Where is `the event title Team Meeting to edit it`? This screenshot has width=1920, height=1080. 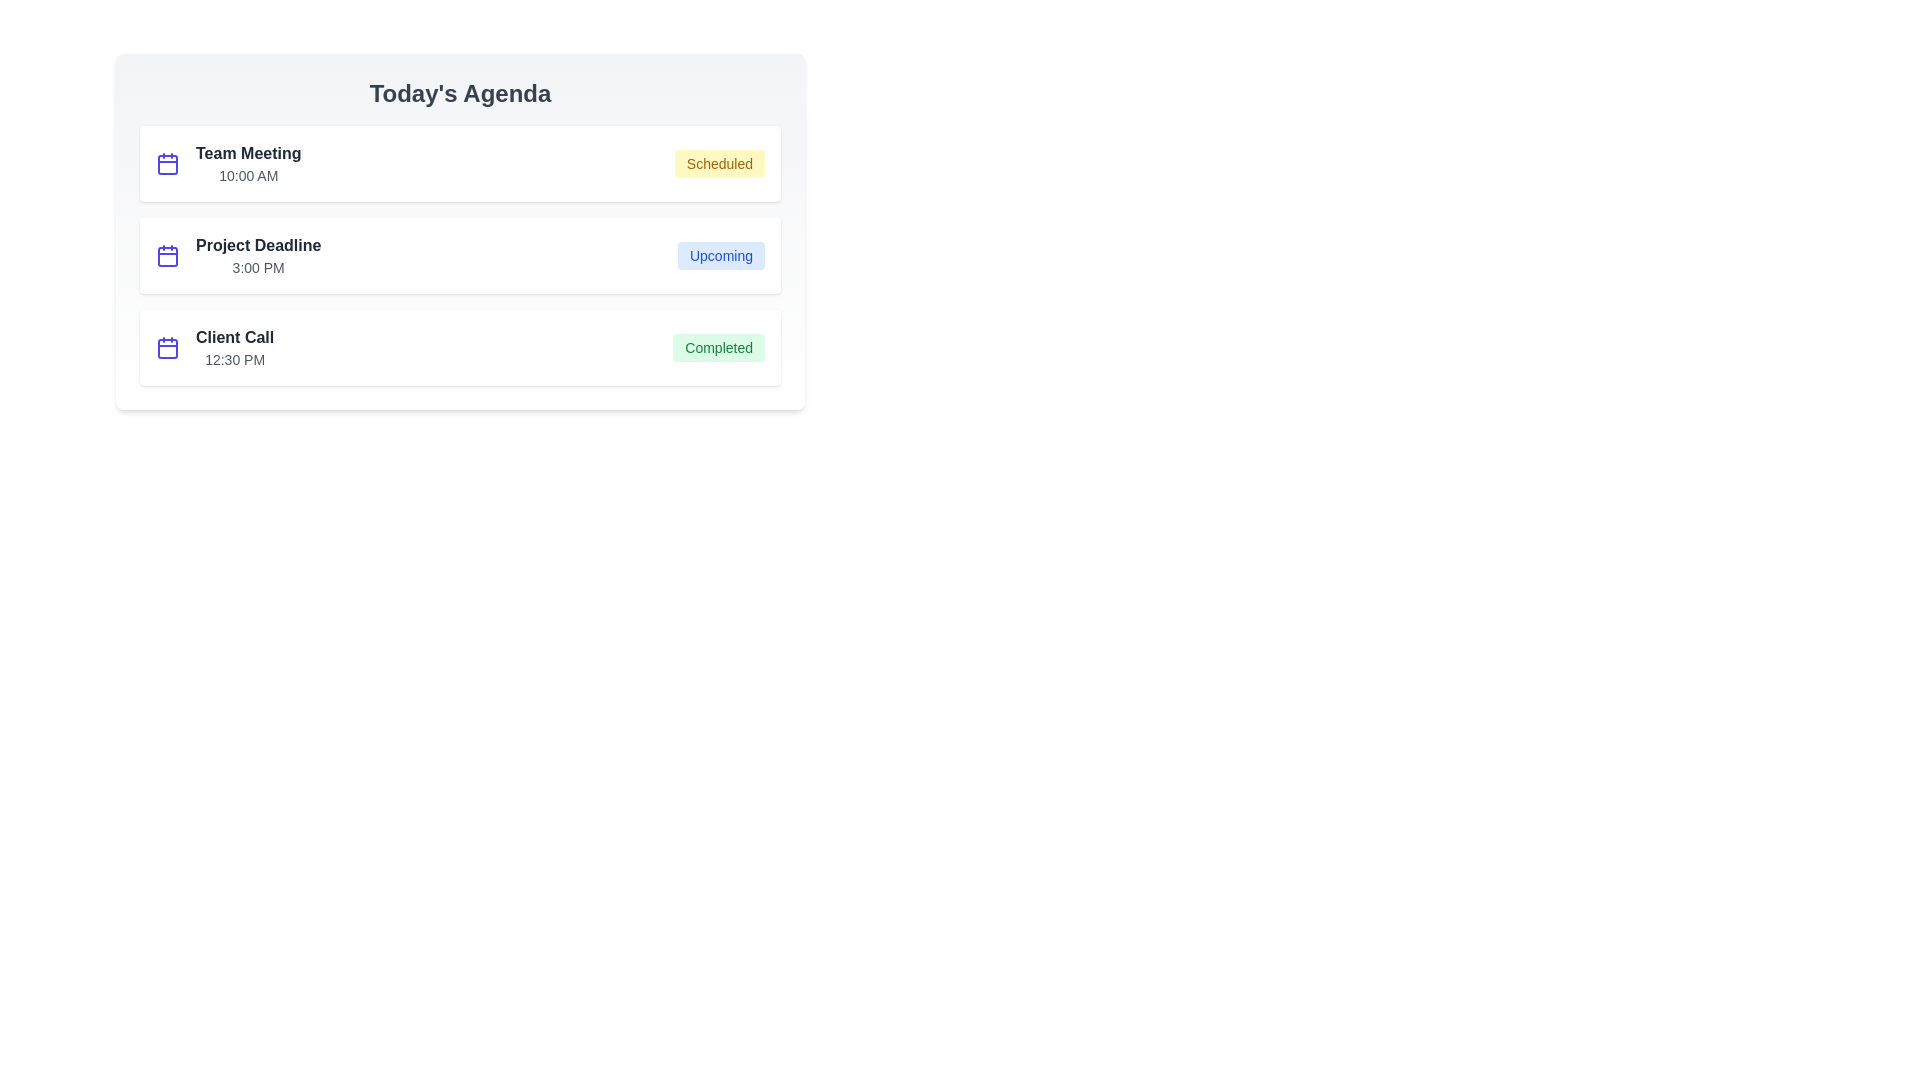
the event title Team Meeting to edit it is located at coordinates (247, 153).